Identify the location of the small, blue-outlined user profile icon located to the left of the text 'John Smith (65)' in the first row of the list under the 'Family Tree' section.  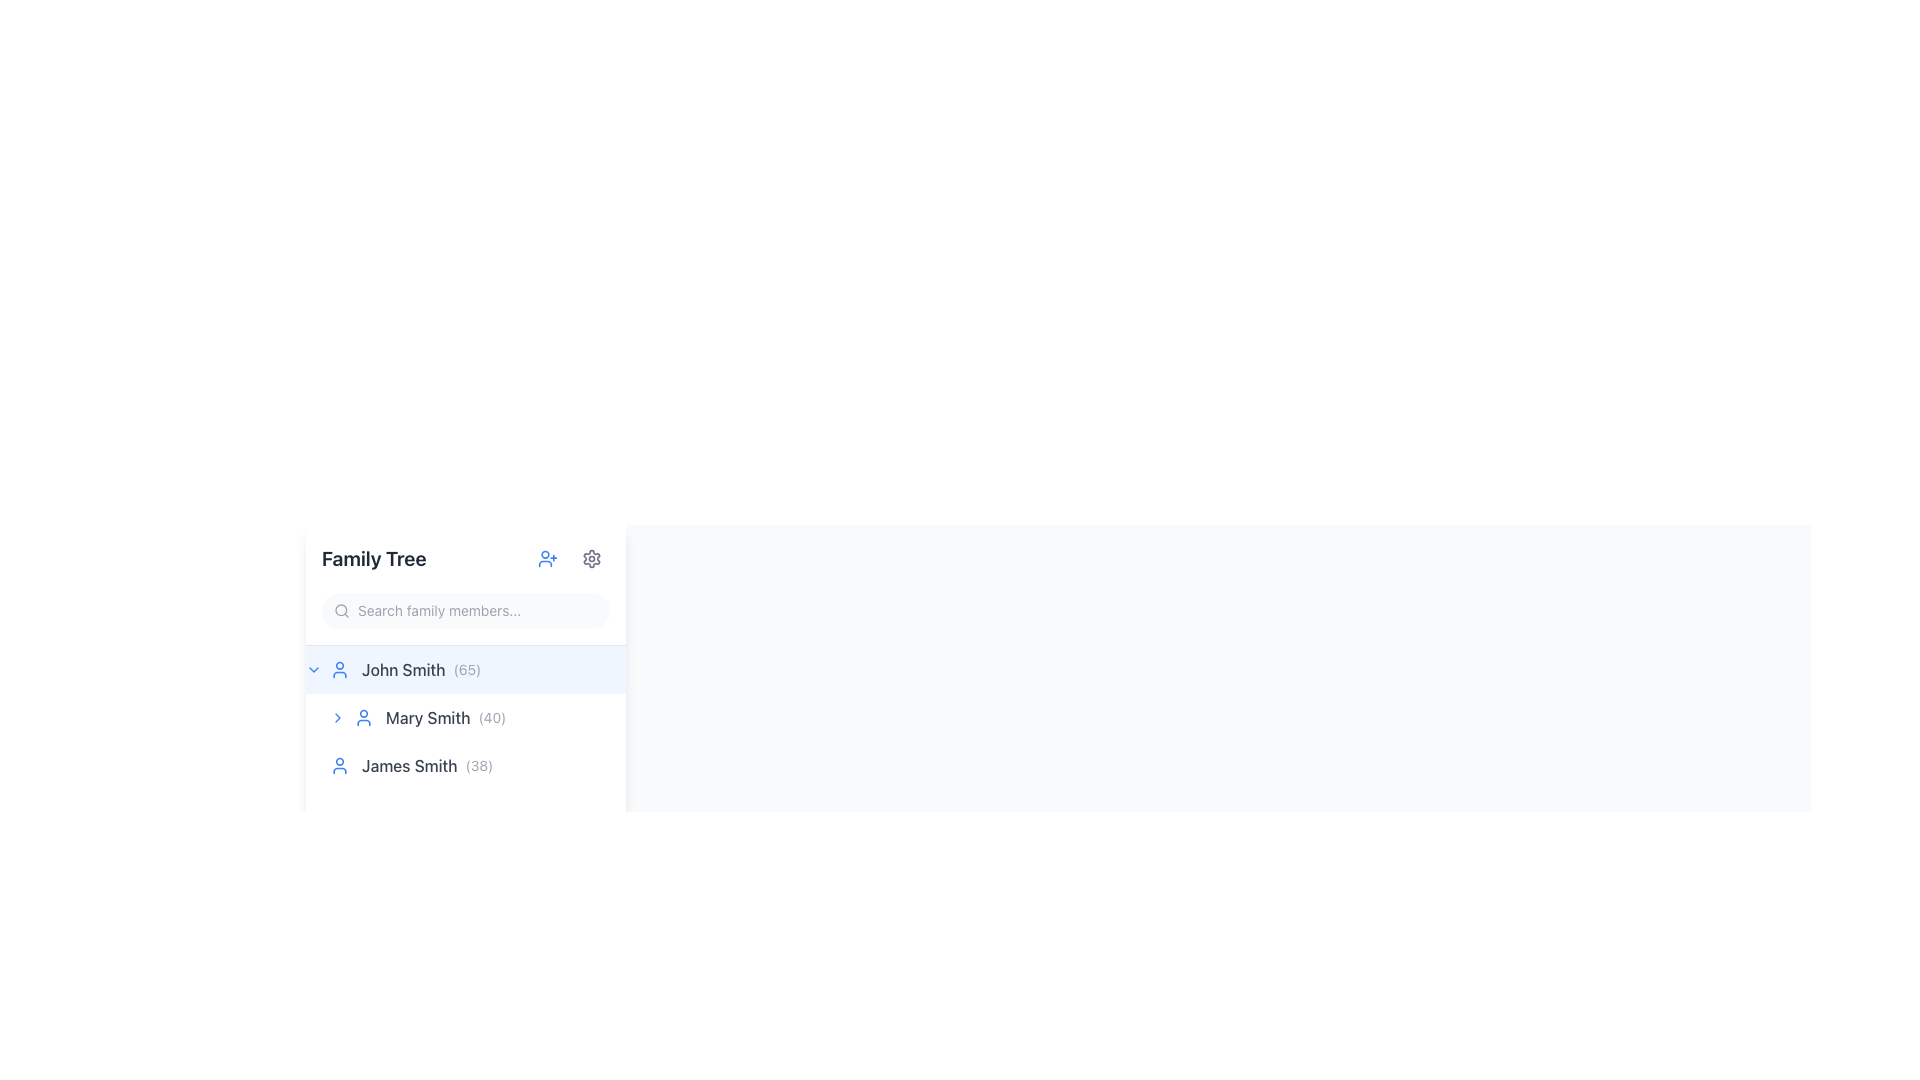
(340, 670).